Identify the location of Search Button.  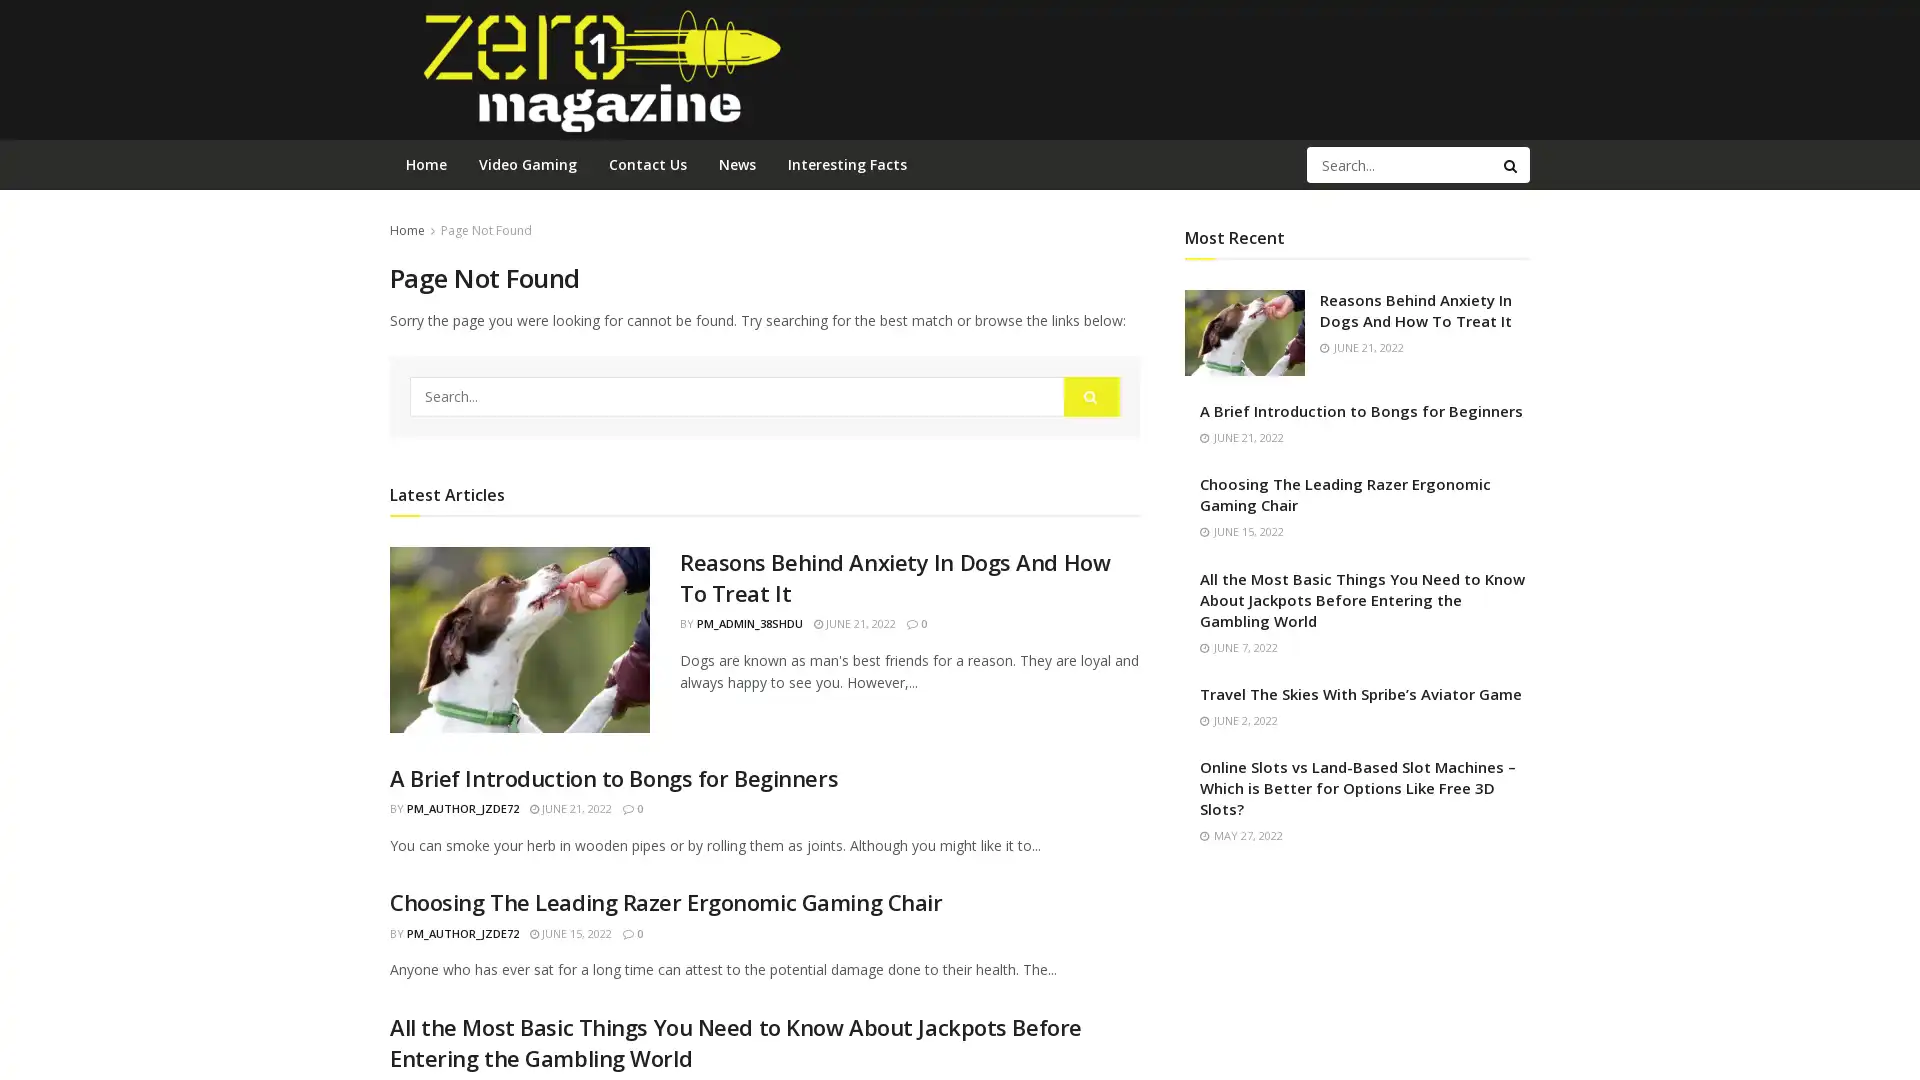
(1512, 164).